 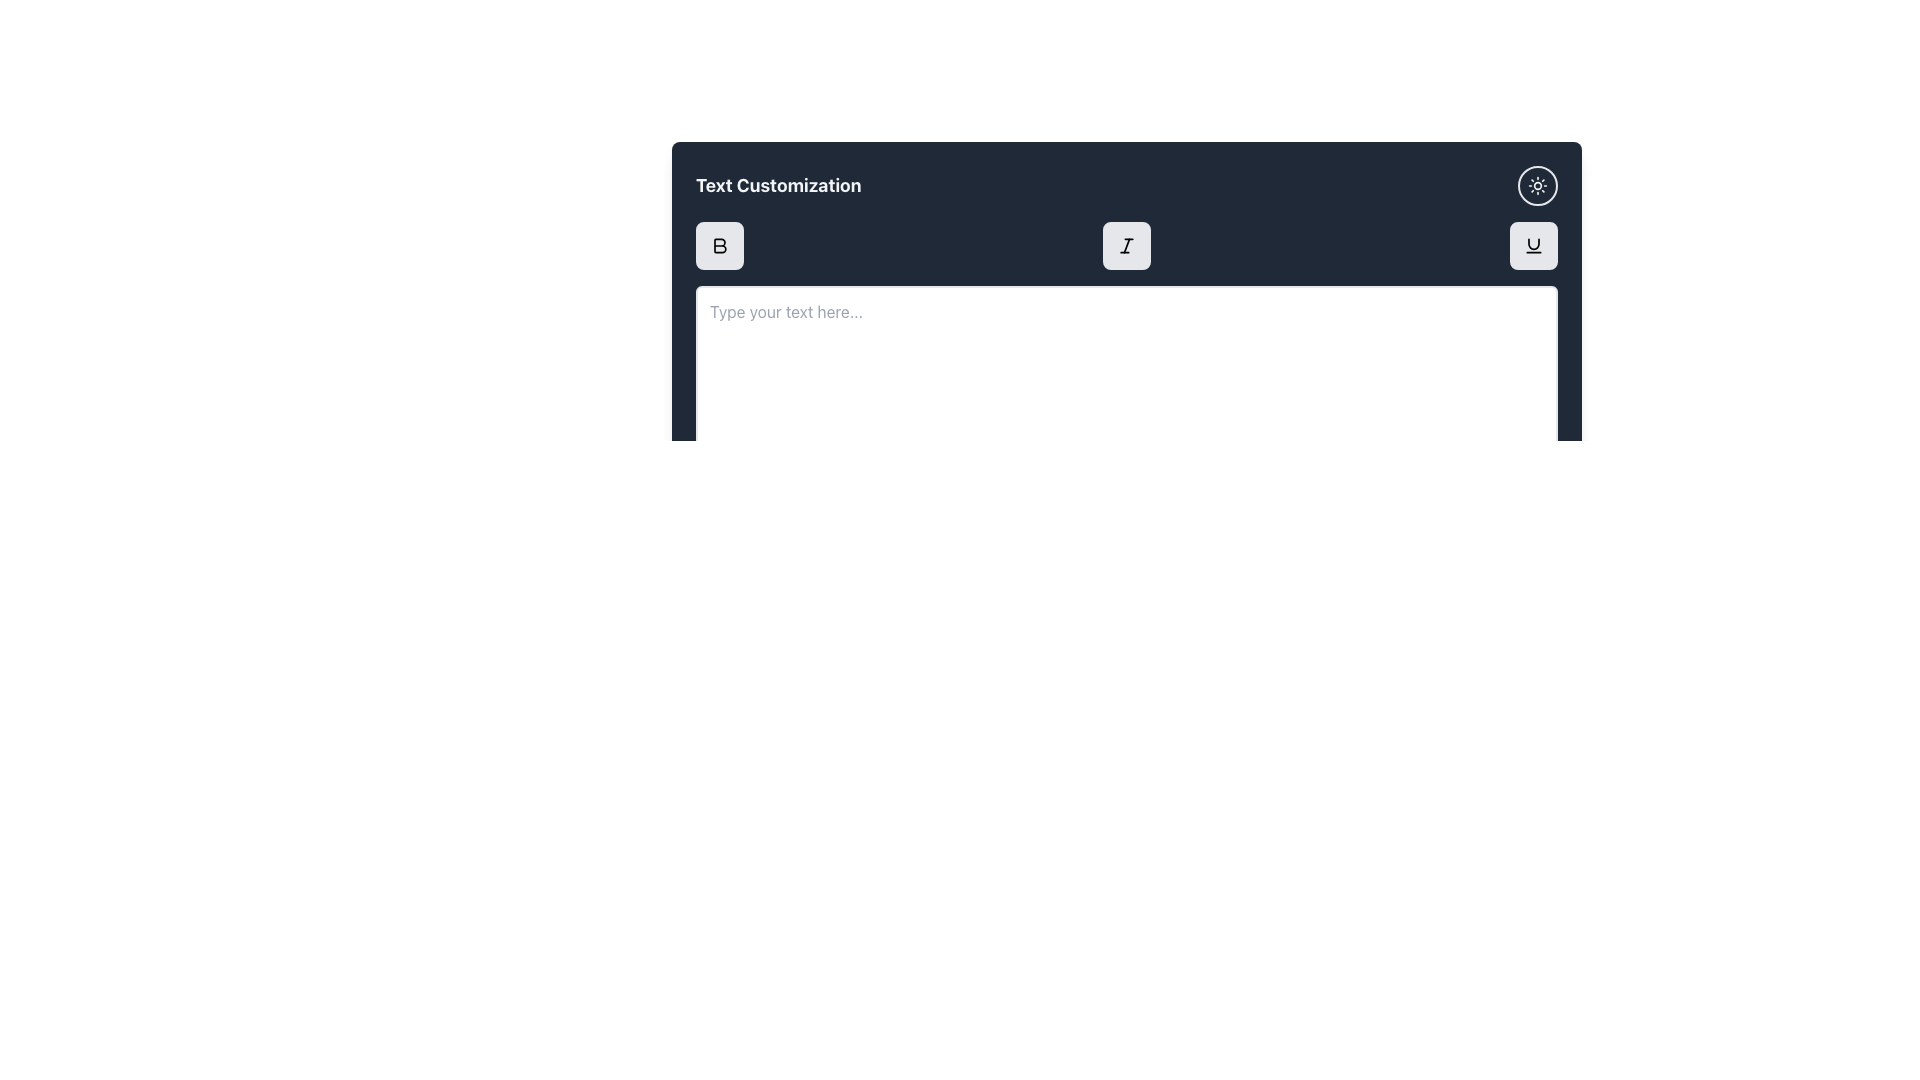 I want to click on the toggle italic button, the second button in the row below 'Text Customization', to apply or remove italic formatting on selected text, so click(x=1127, y=245).